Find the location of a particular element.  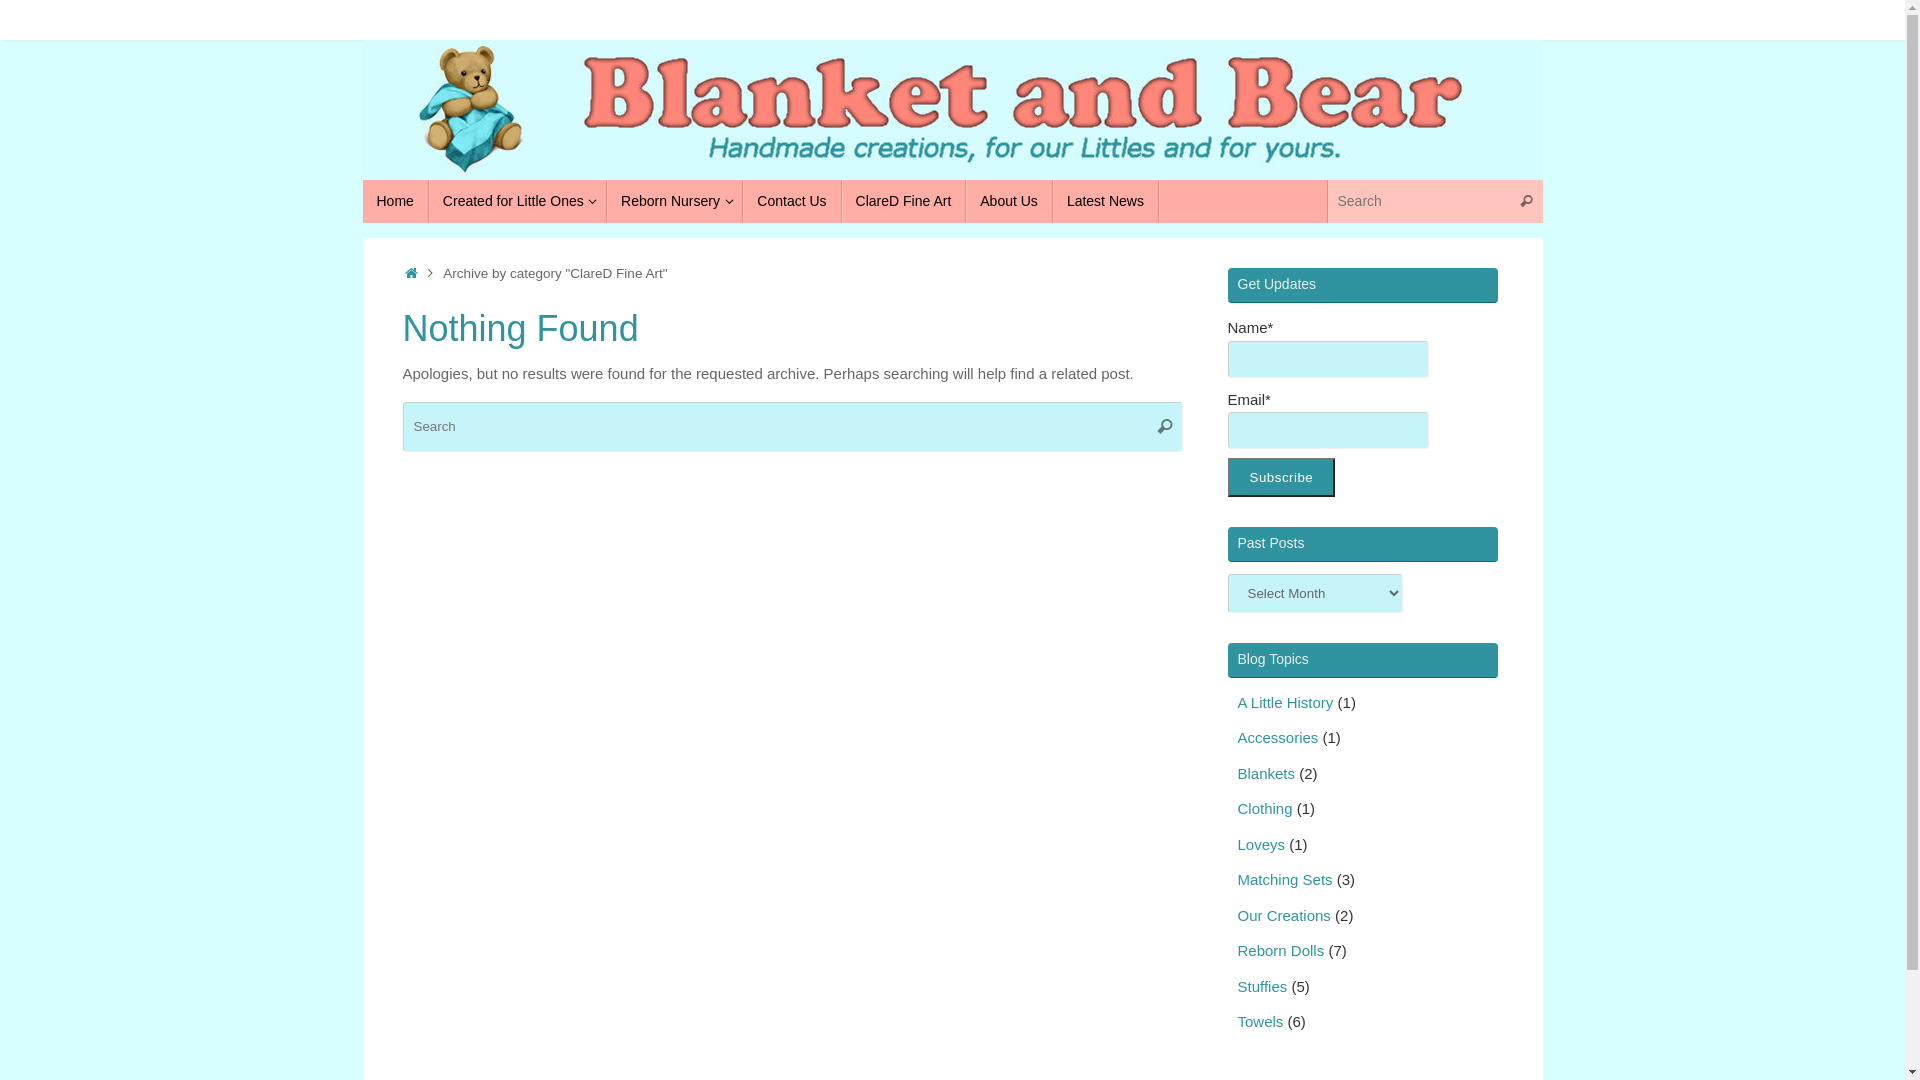

'ClareD Fine Art' is located at coordinates (903, 201).